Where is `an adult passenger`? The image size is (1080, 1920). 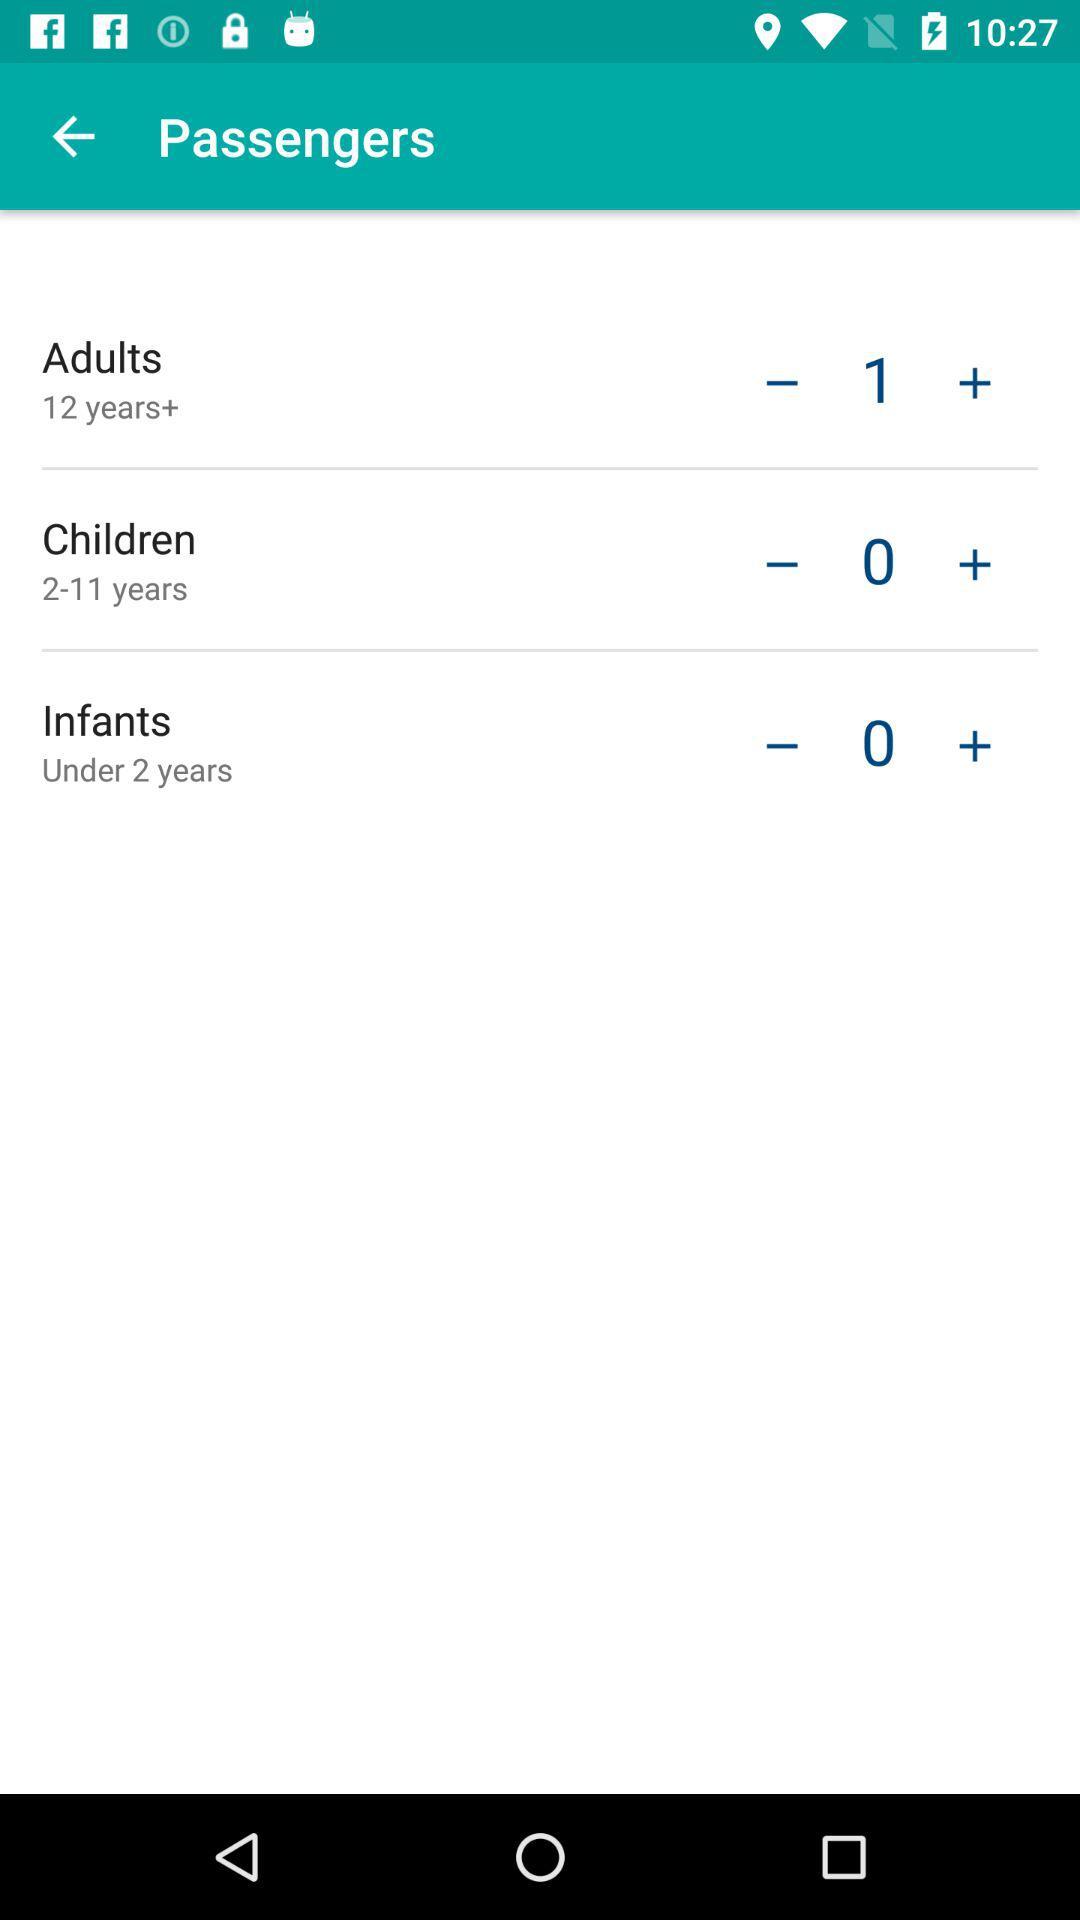 an adult passenger is located at coordinates (974, 380).